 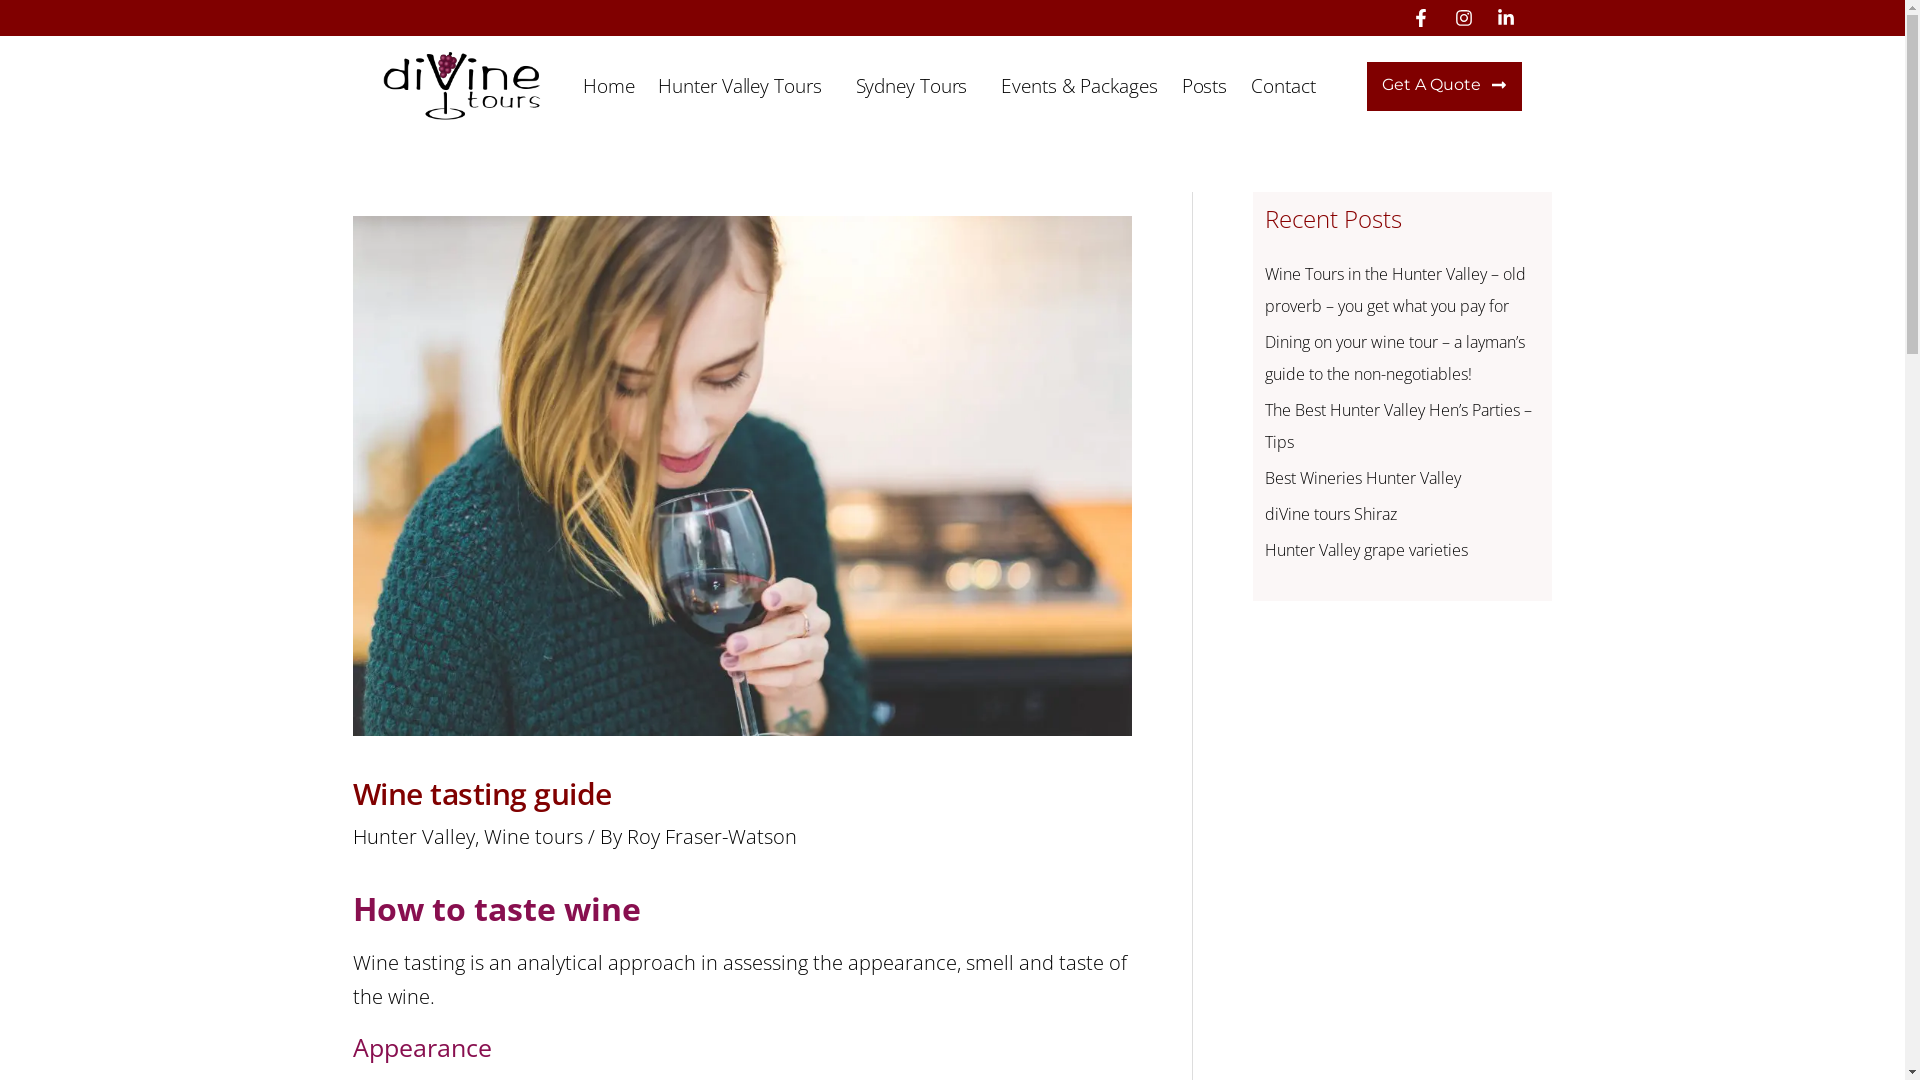 What do you see at coordinates (1262, 478) in the screenshot?
I see `'Best Wineries Hunter Valley'` at bounding box center [1262, 478].